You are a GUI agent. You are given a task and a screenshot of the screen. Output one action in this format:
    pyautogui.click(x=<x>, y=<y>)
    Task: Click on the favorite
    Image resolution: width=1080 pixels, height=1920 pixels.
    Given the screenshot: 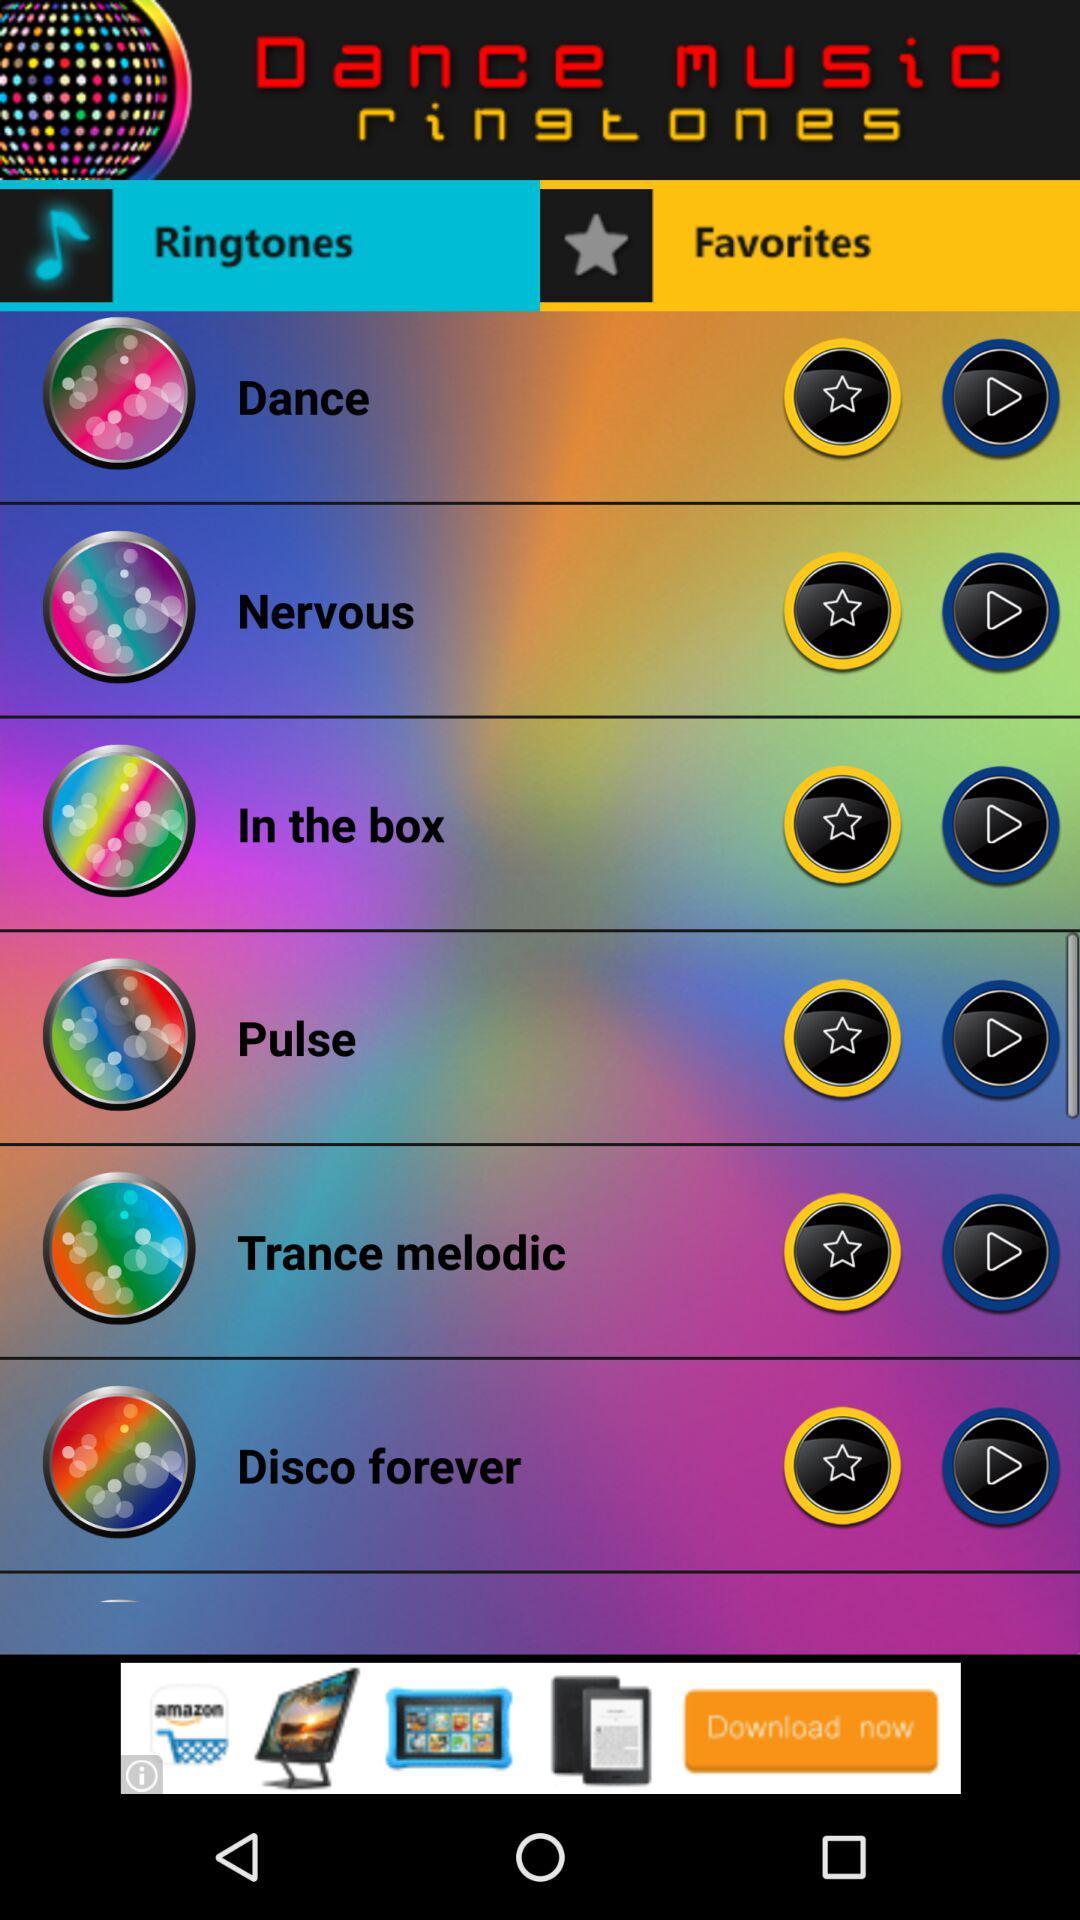 What is the action you would take?
    pyautogui.click(x=843, y=1022)
    